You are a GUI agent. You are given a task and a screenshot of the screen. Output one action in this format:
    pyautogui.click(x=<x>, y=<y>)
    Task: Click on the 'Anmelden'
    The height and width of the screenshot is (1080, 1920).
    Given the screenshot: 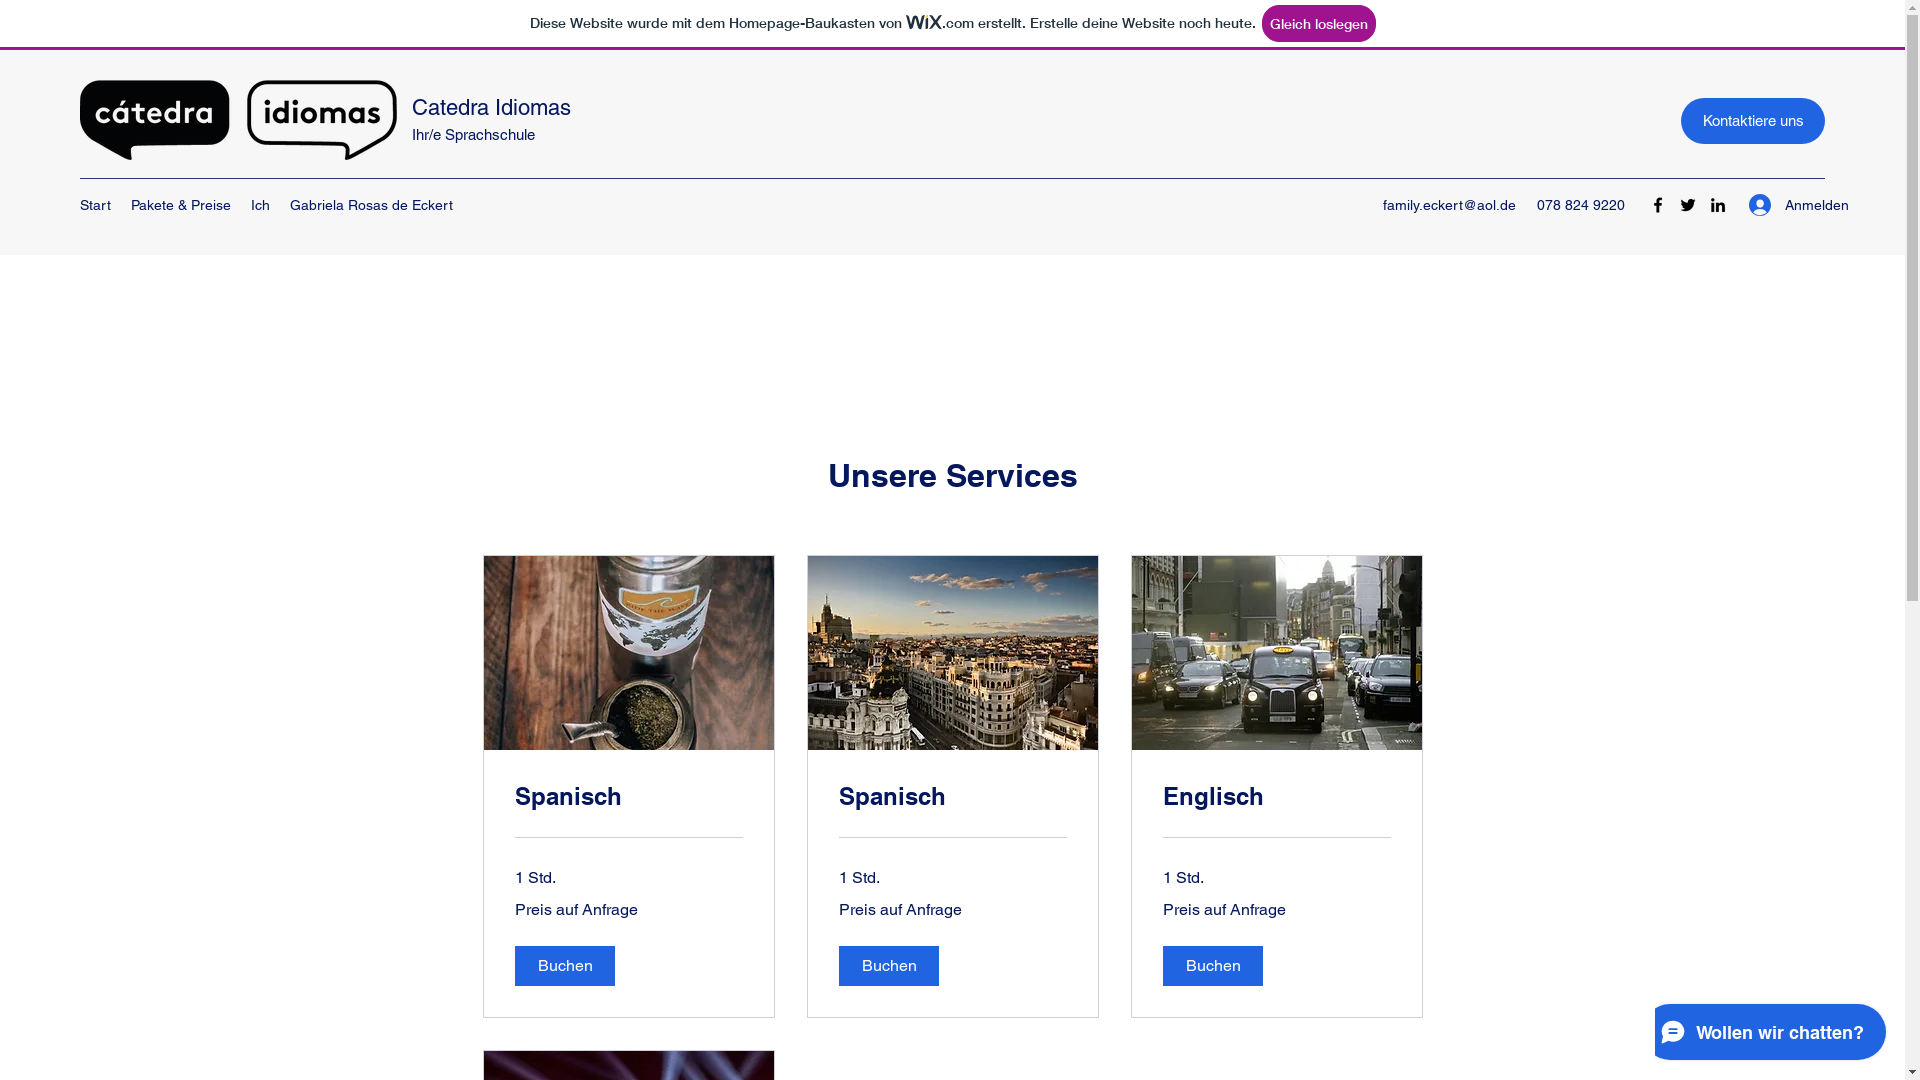 What is the action you would take?
    pyautogui.click(x=1733, y=205)
    